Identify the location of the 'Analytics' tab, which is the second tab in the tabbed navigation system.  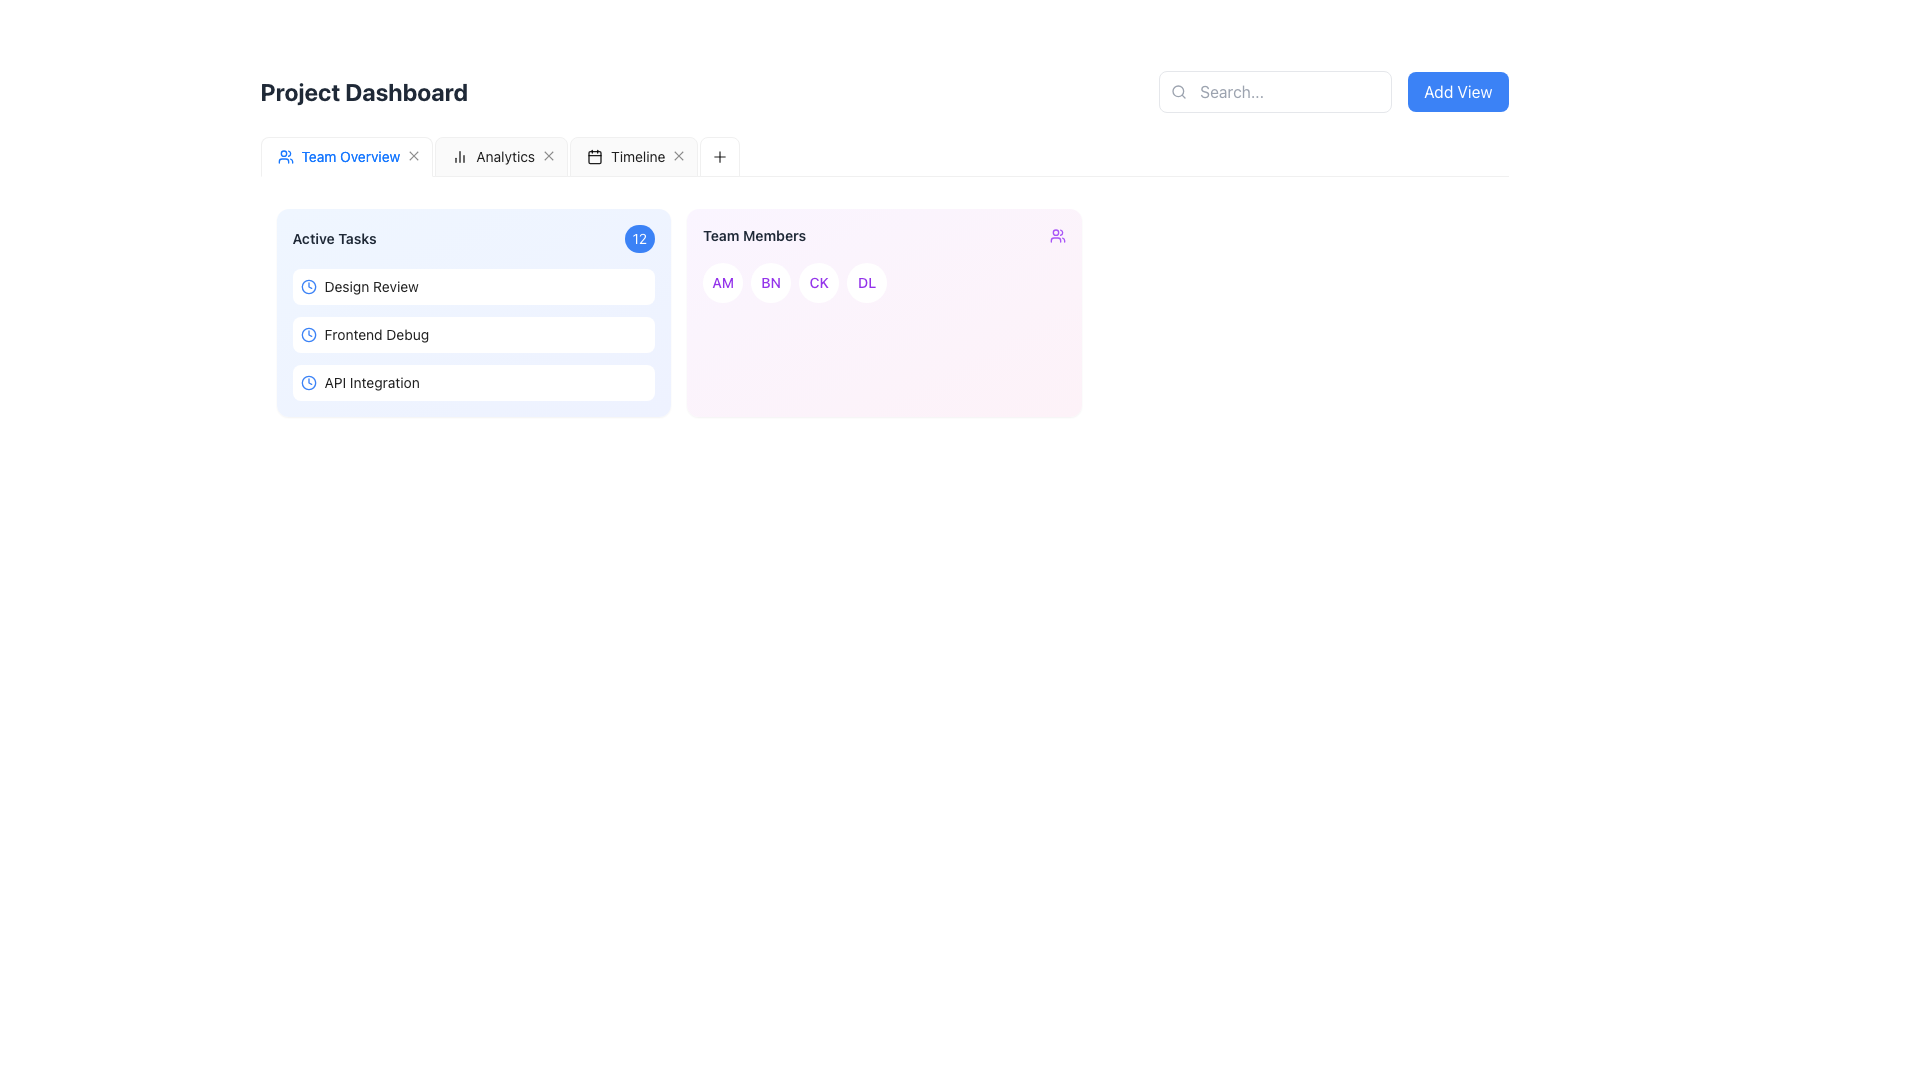
(501, 156).